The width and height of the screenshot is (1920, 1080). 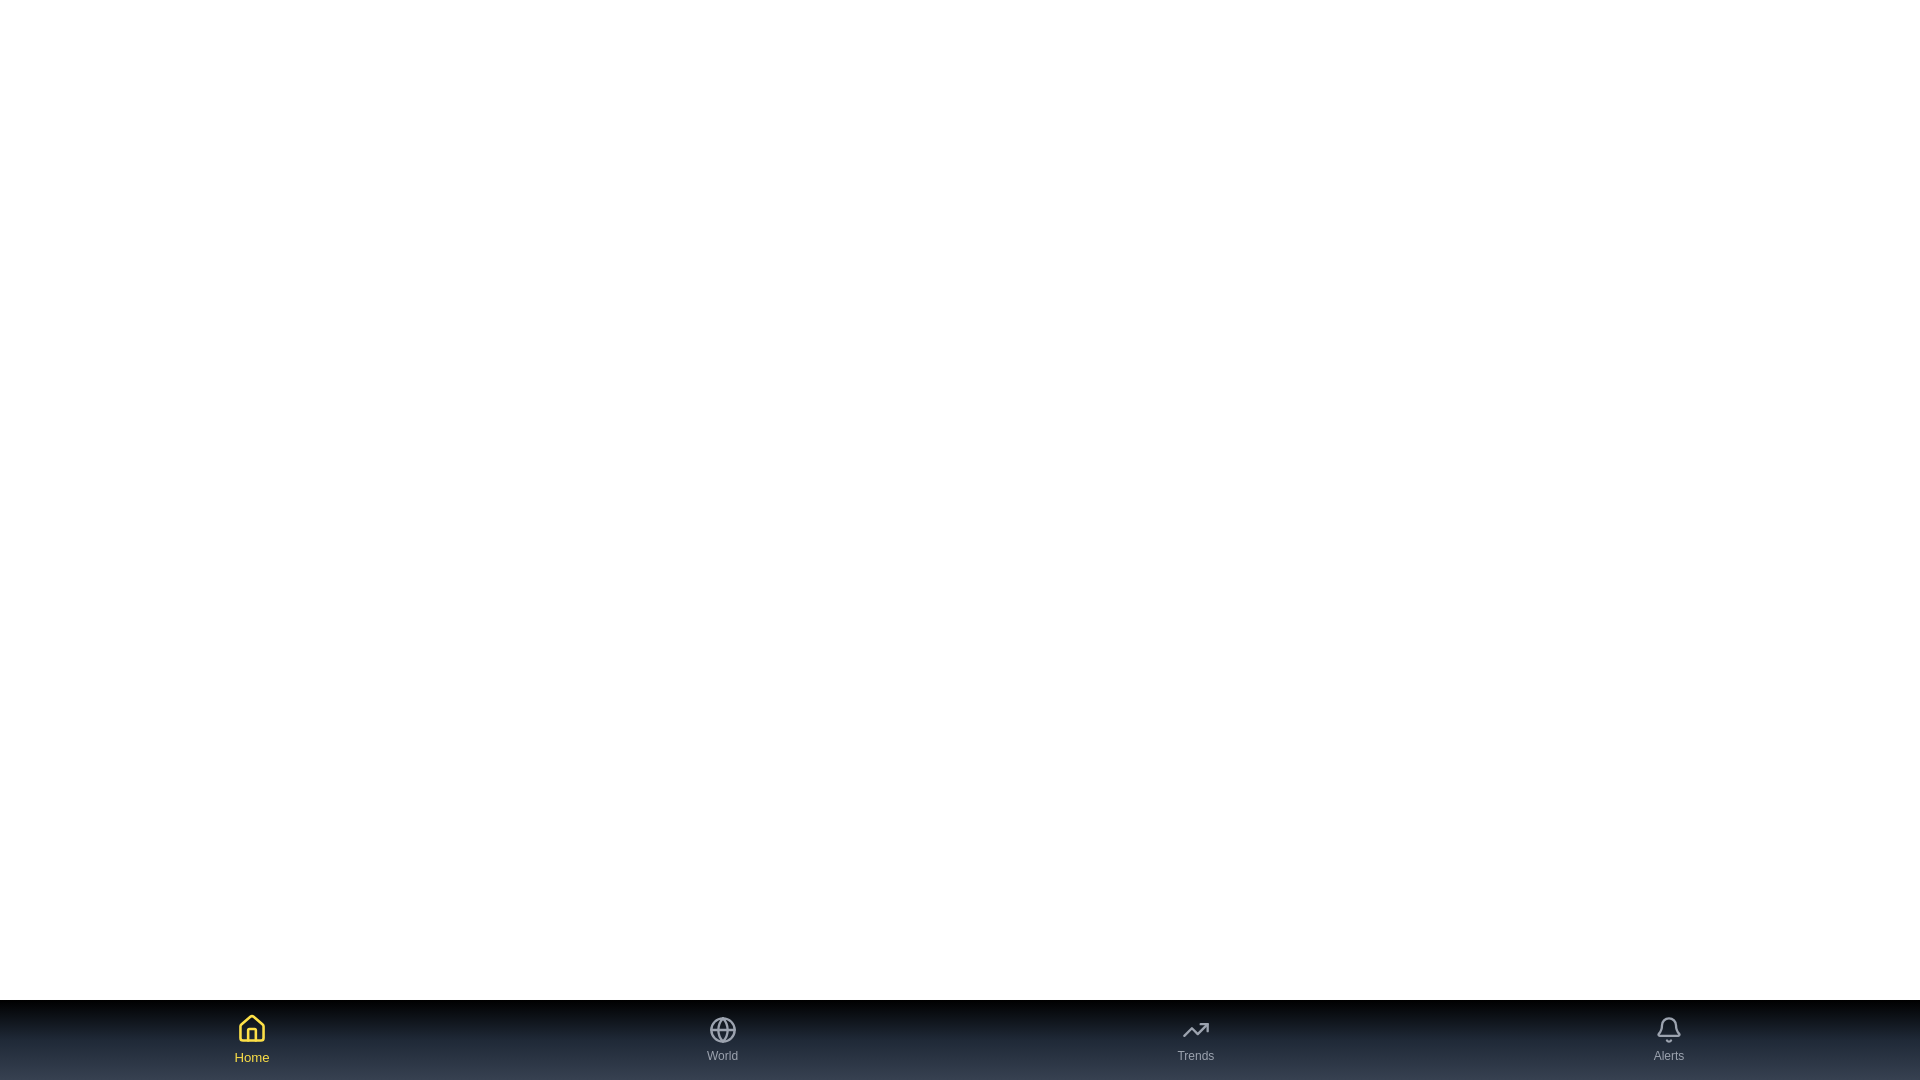 I want to click on the Home tab button to navigate to the corresponding tab, so click(x=249, y=1039).